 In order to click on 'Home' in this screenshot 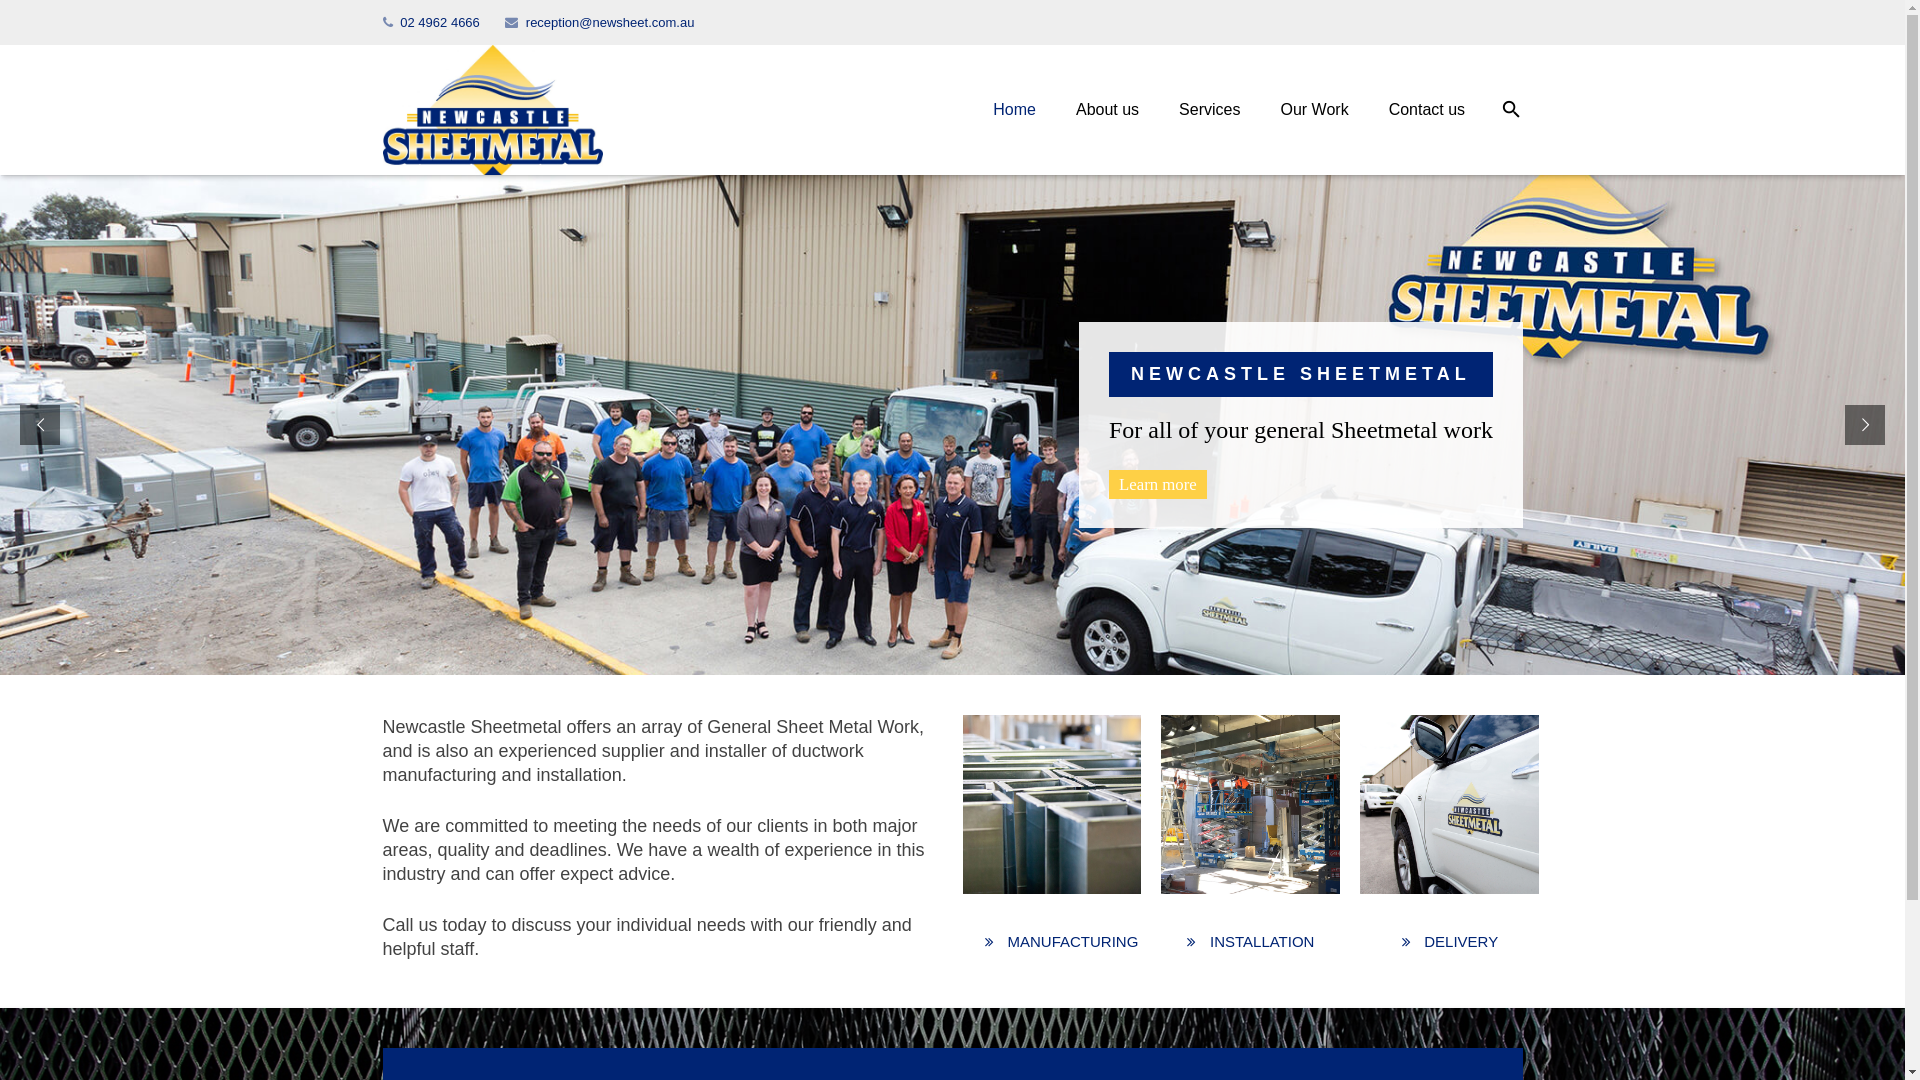, I will do `click(973, 110)`.